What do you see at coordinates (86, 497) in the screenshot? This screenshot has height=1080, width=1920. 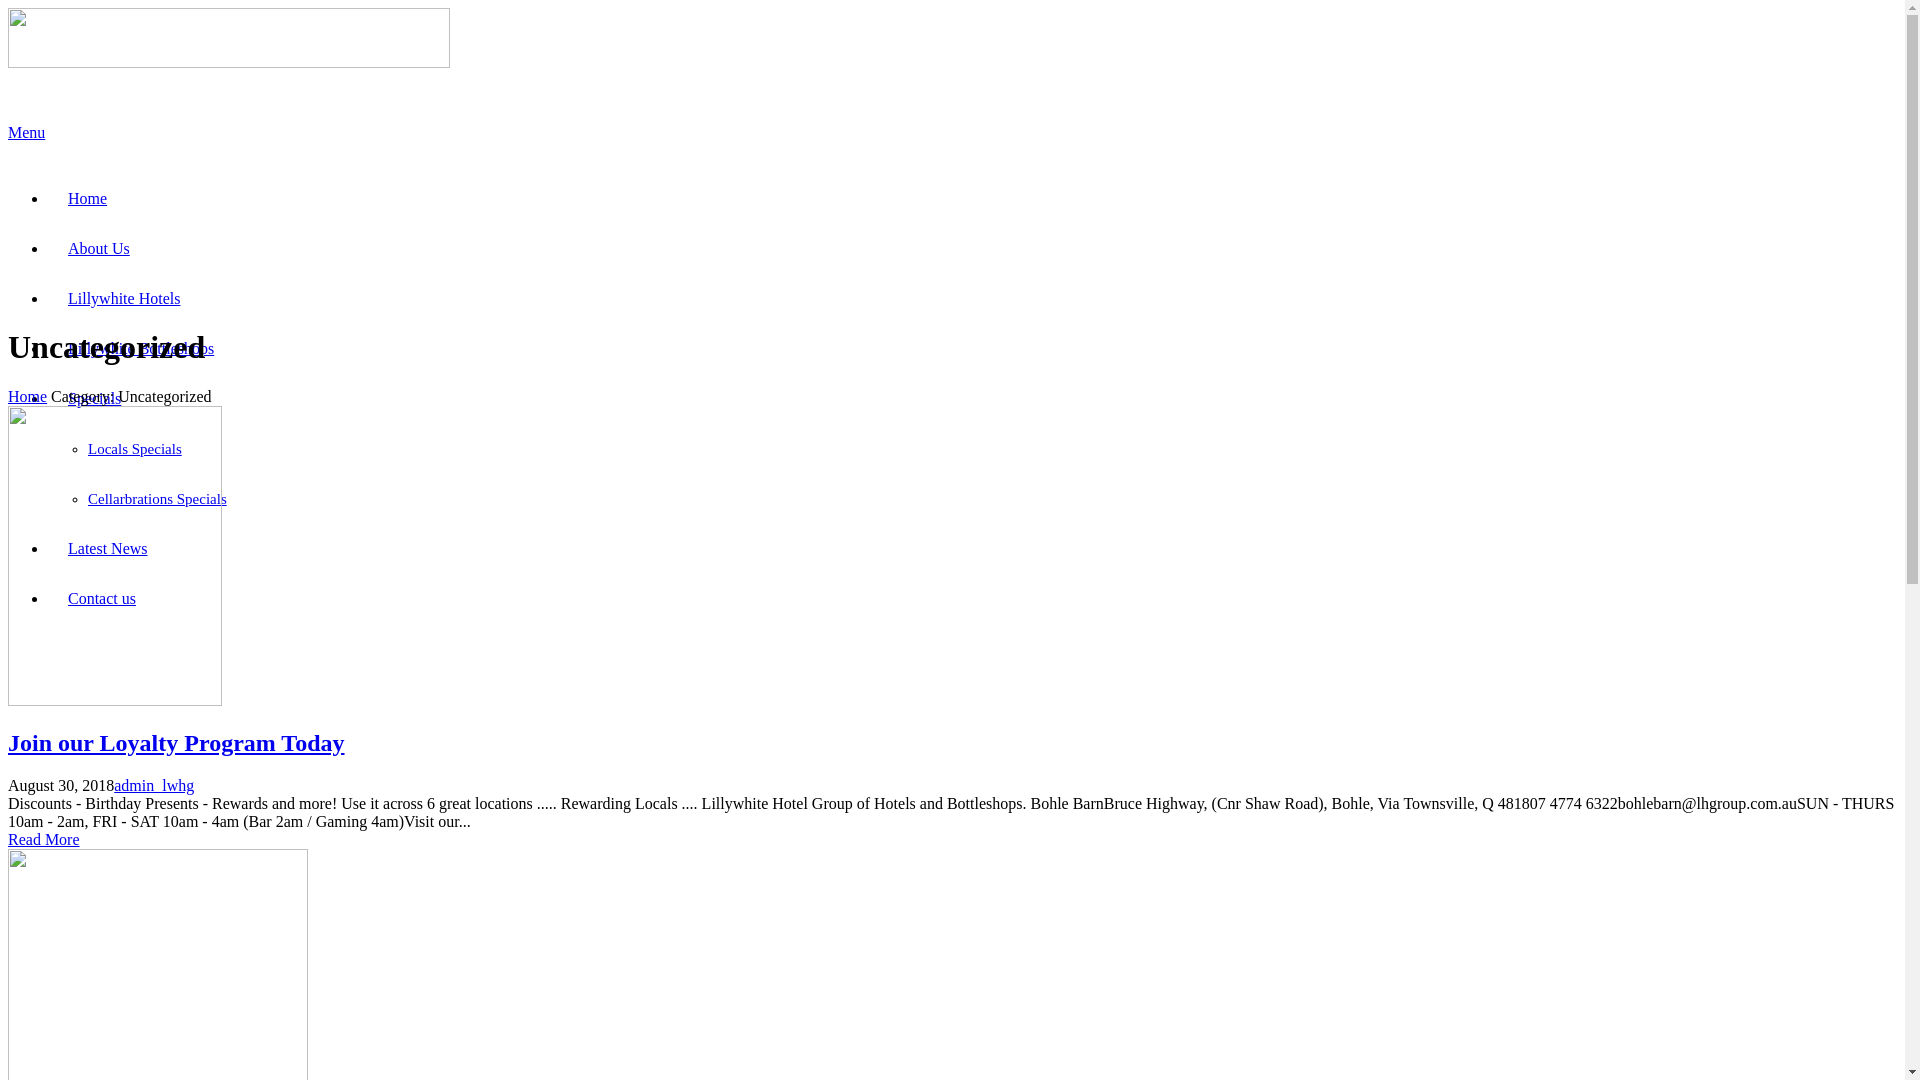 I see `'Cellarbrations Specials'` at bounding box center [86, 497].